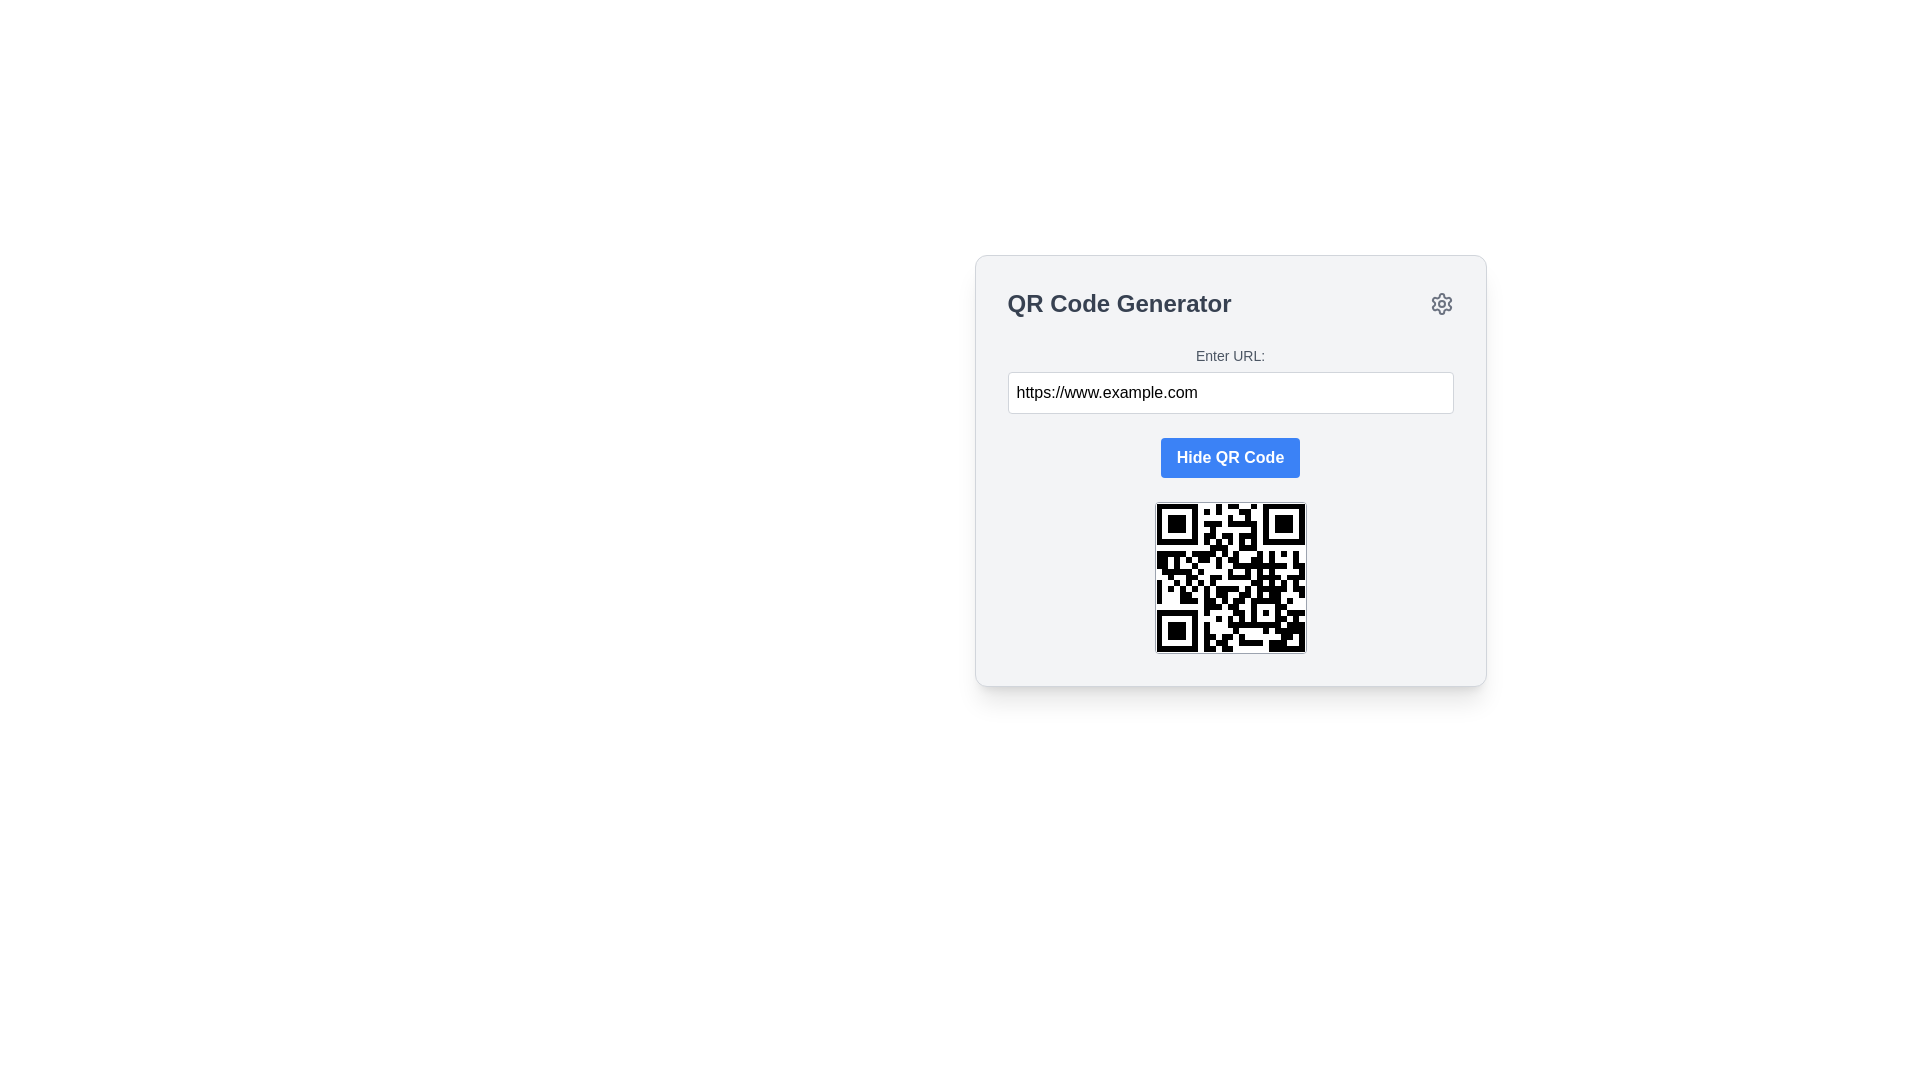 The width and height of the screenshot is (1920, 1080). I want to click on the settings icon located in the upper right corner of the window, so click(1441, 304).